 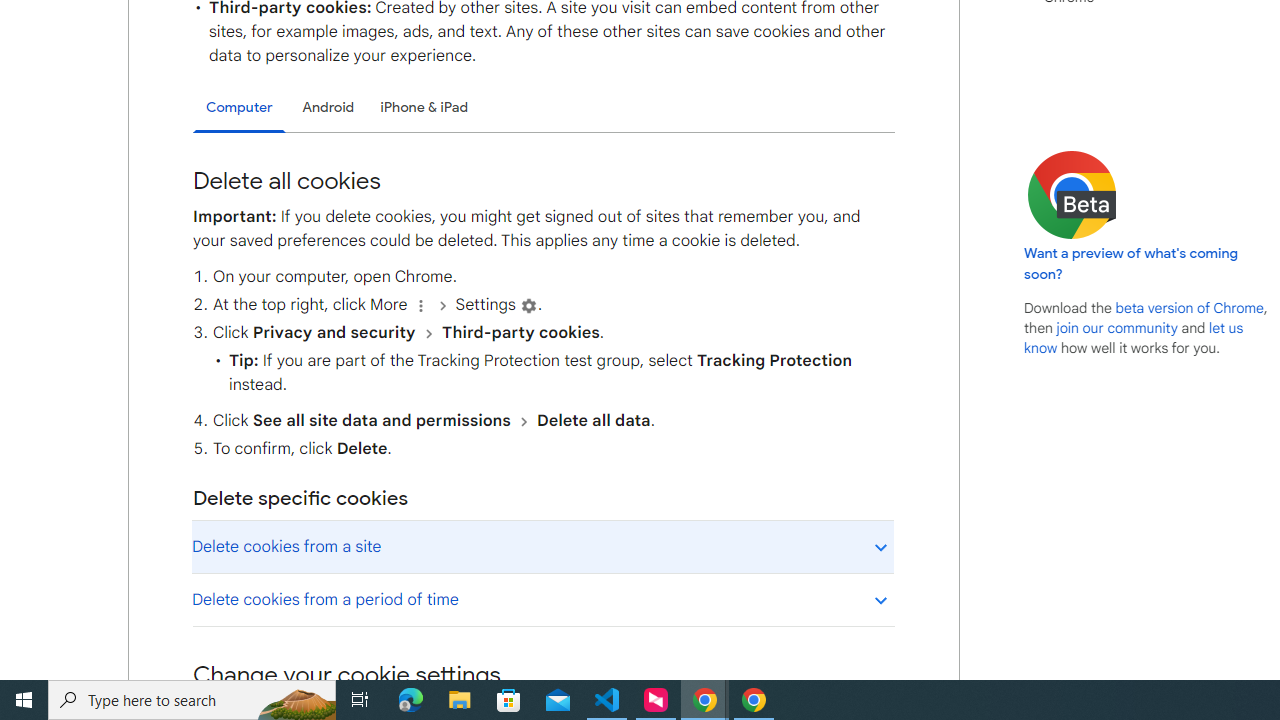 I want to click on 'beta version of Chrome', so click(x=1189, y=307).